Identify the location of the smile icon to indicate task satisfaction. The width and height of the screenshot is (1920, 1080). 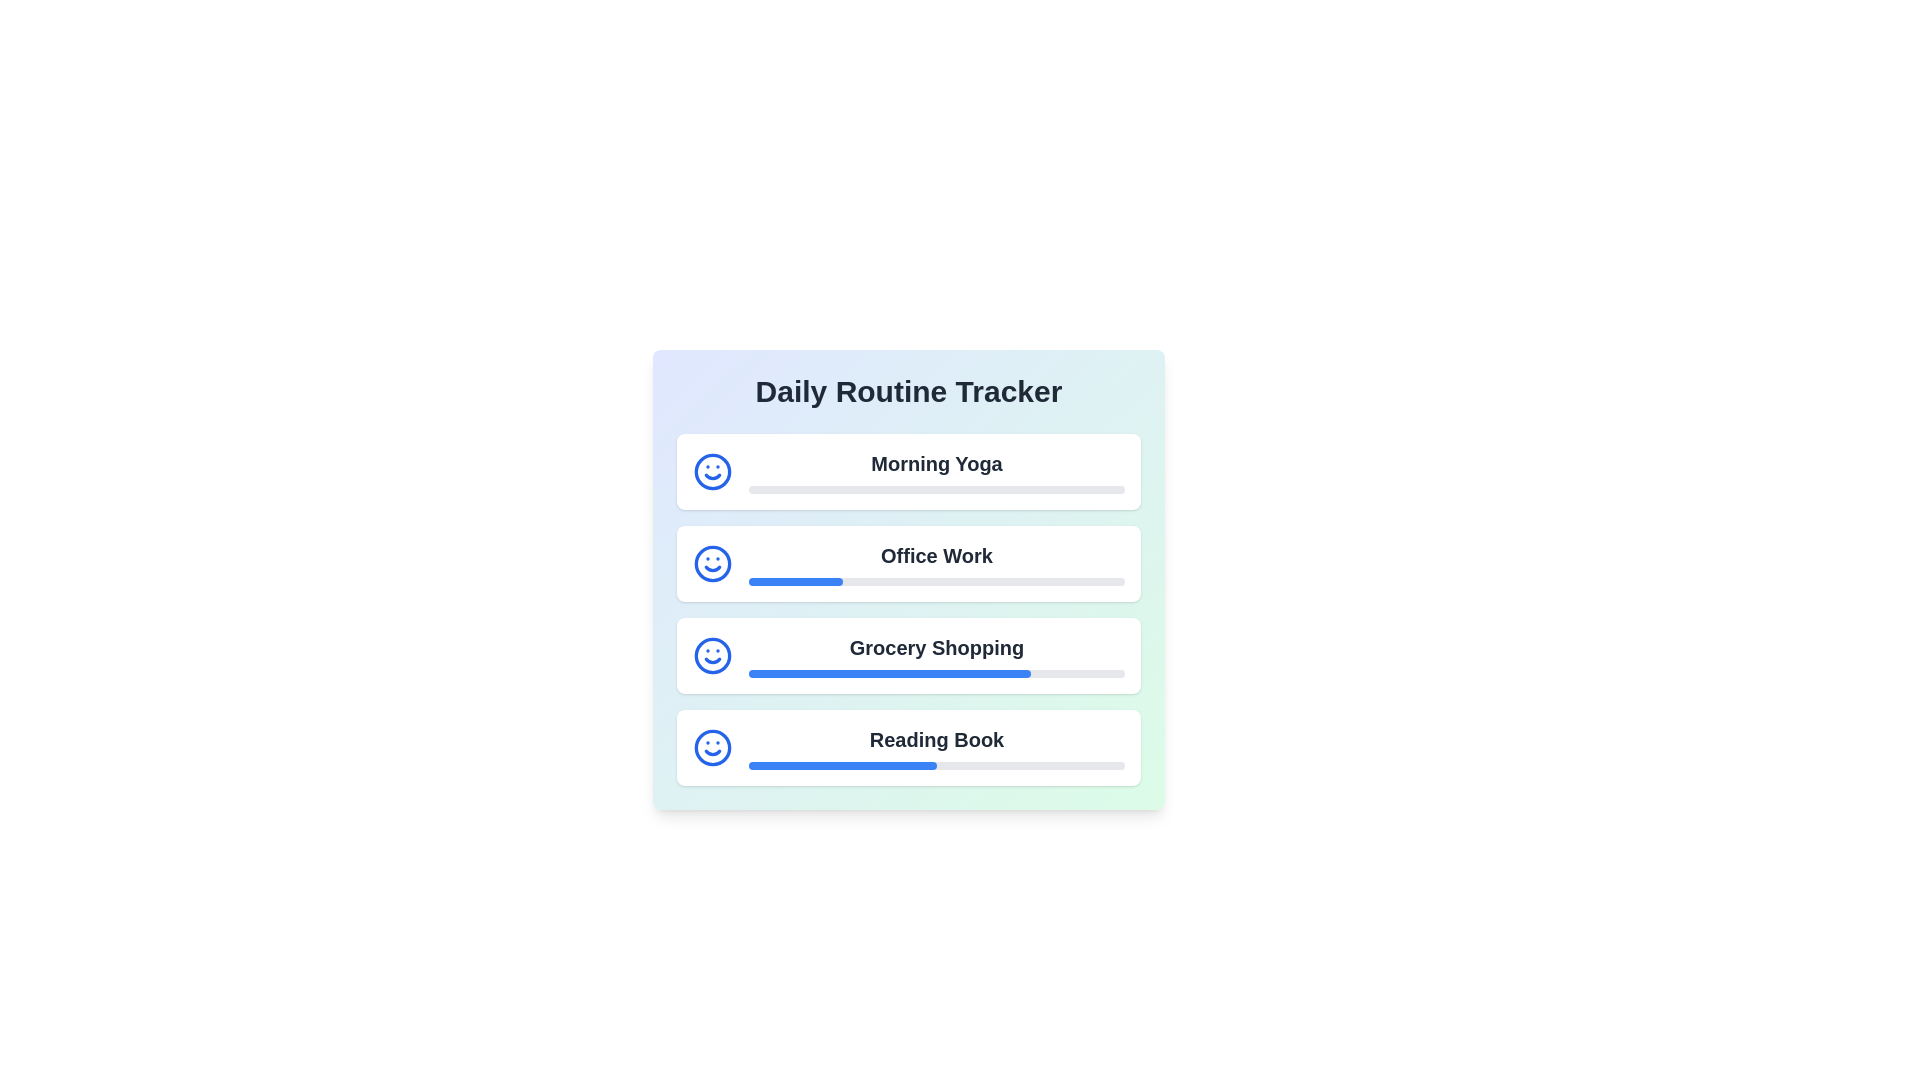
(713, 471).